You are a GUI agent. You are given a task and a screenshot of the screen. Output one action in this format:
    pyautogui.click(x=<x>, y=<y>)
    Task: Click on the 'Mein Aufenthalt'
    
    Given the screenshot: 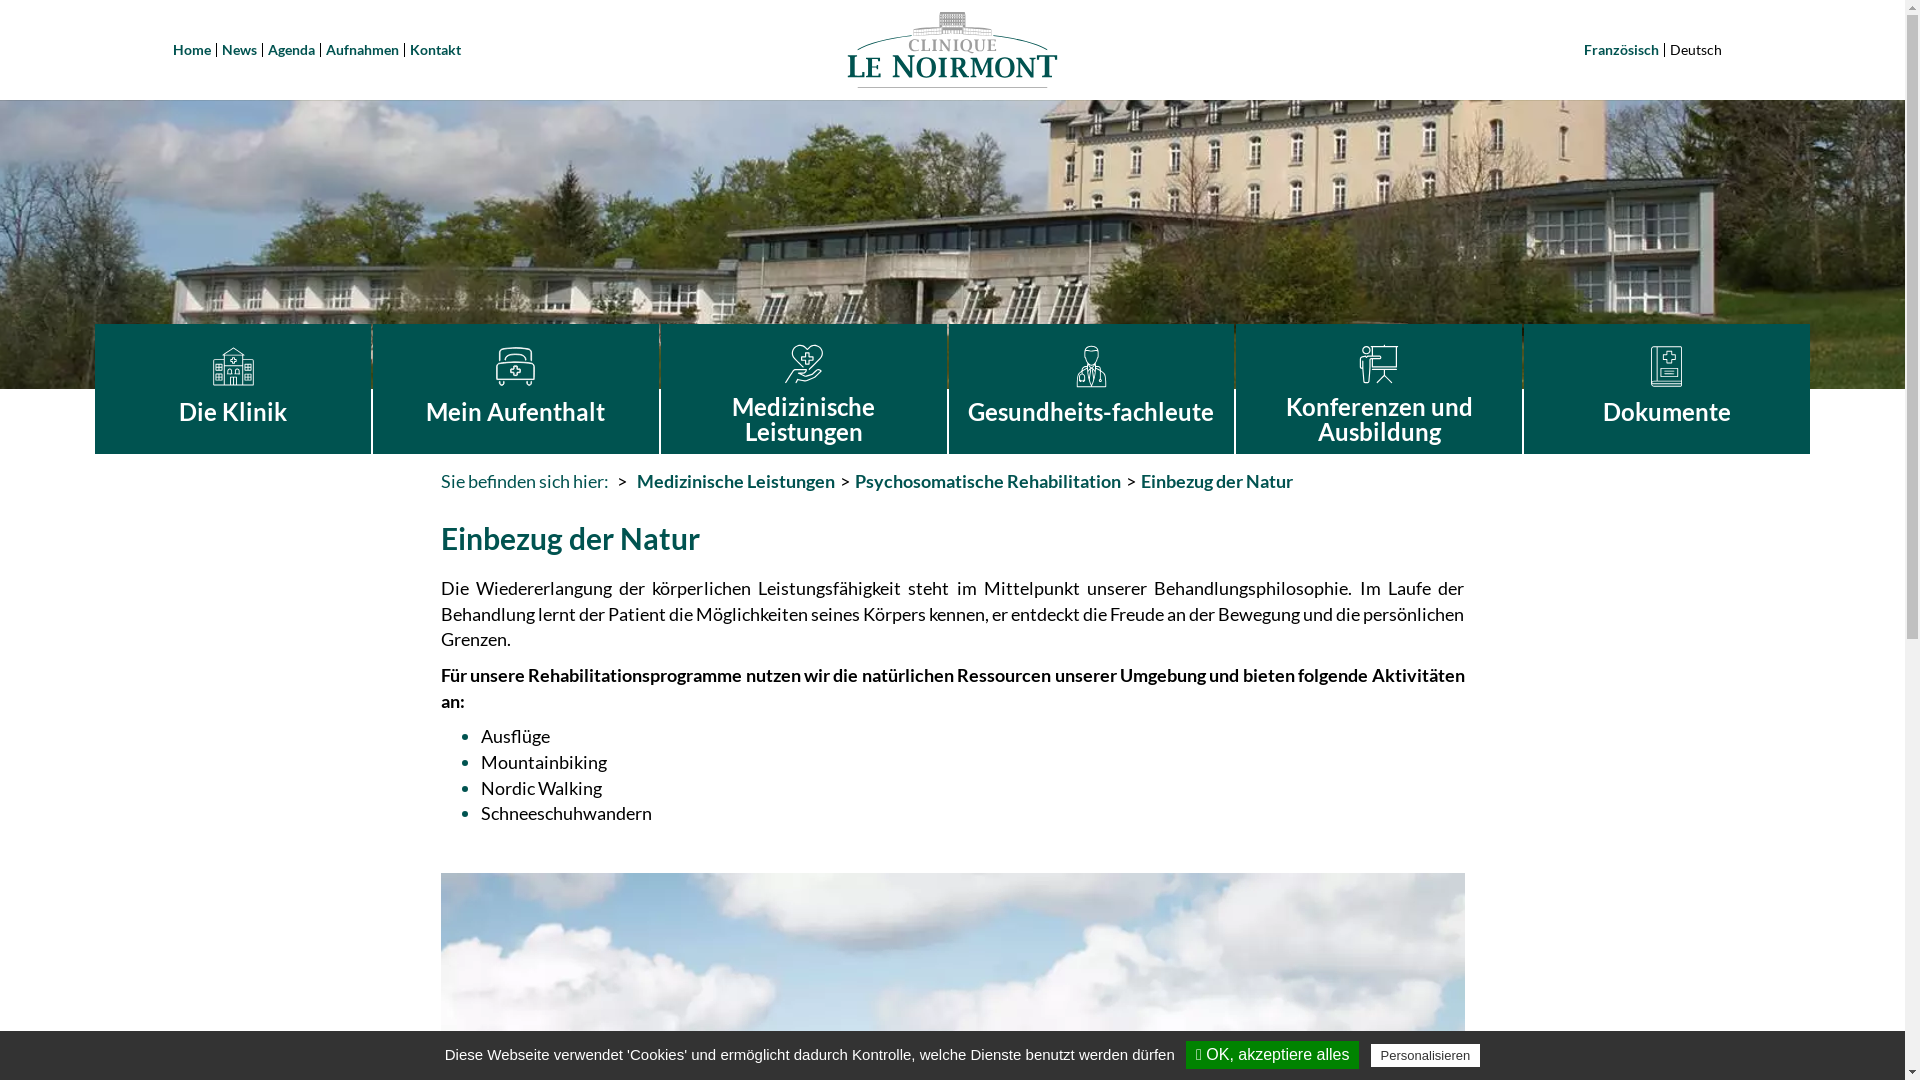 What is the action you would take?
    pyautogui.click(x=515, y=389)
    